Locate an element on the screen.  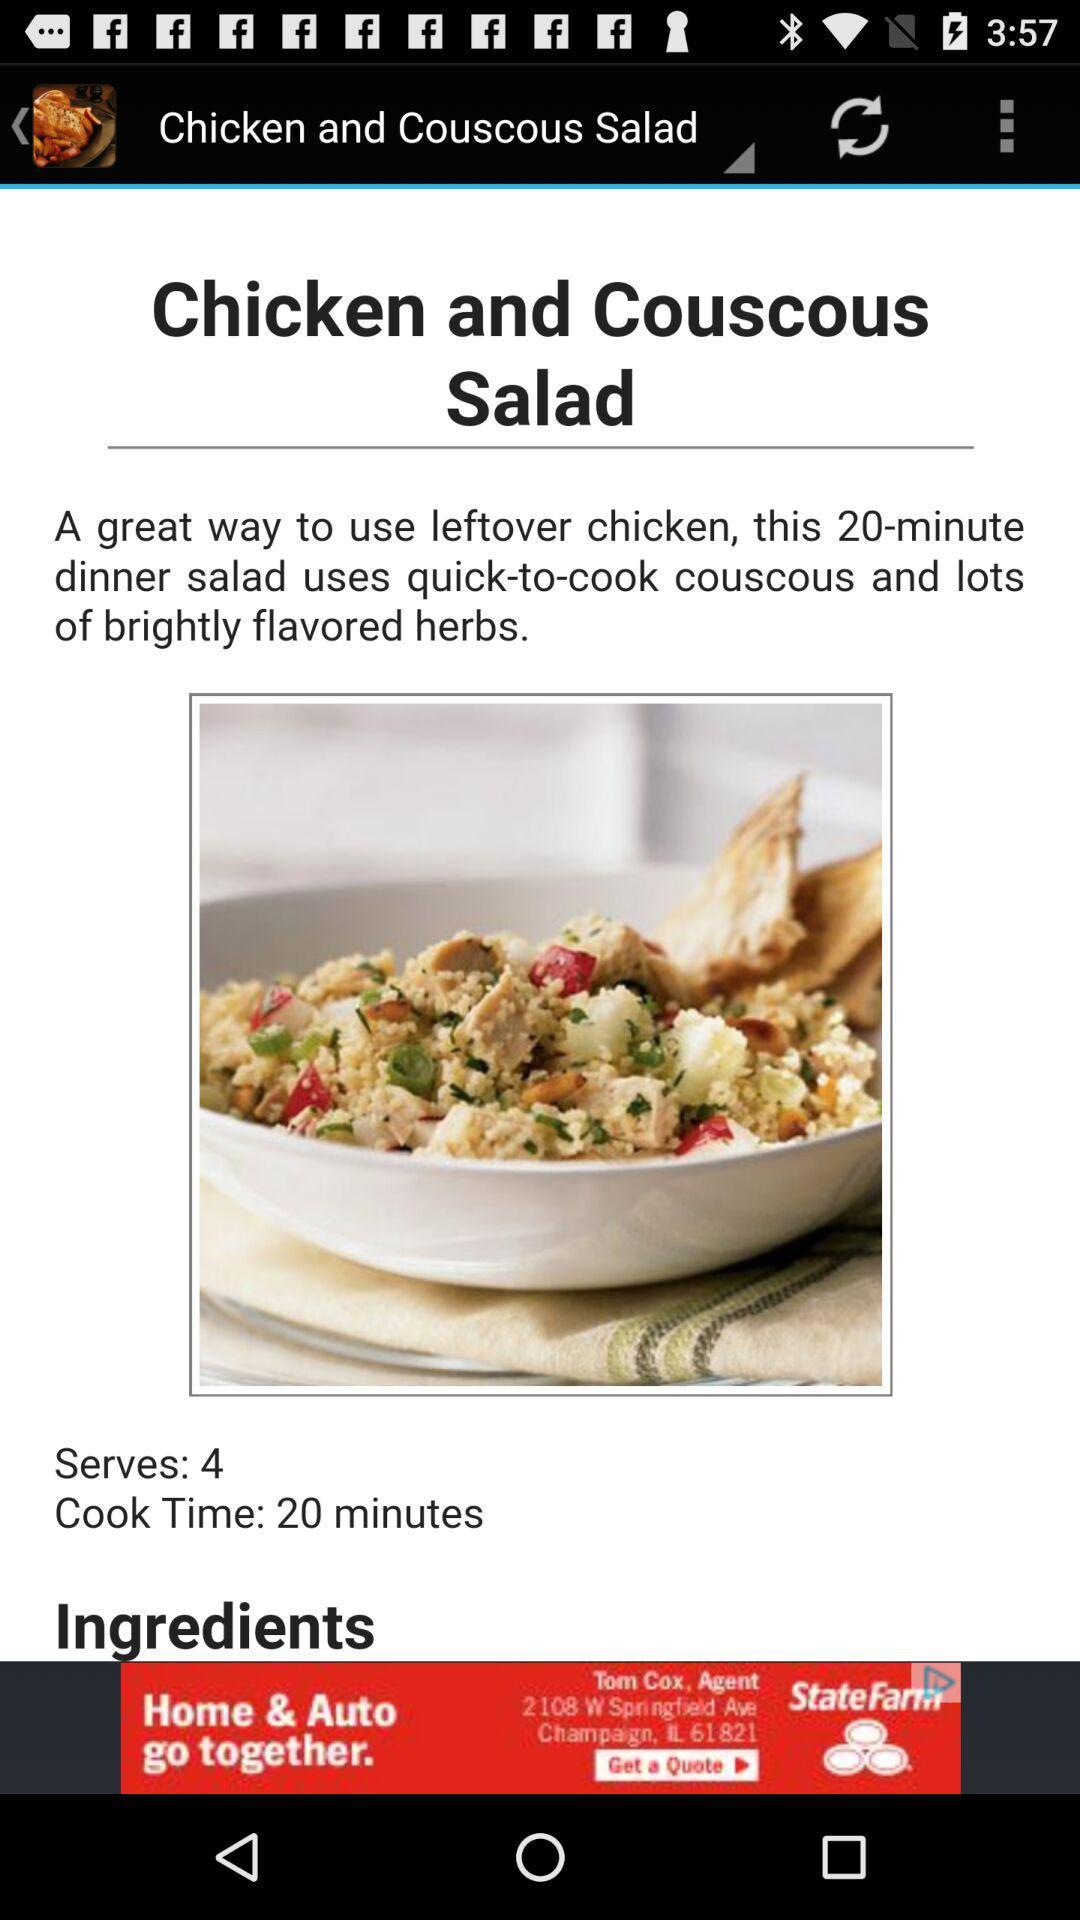
article body is located at coordinates (540, 924).